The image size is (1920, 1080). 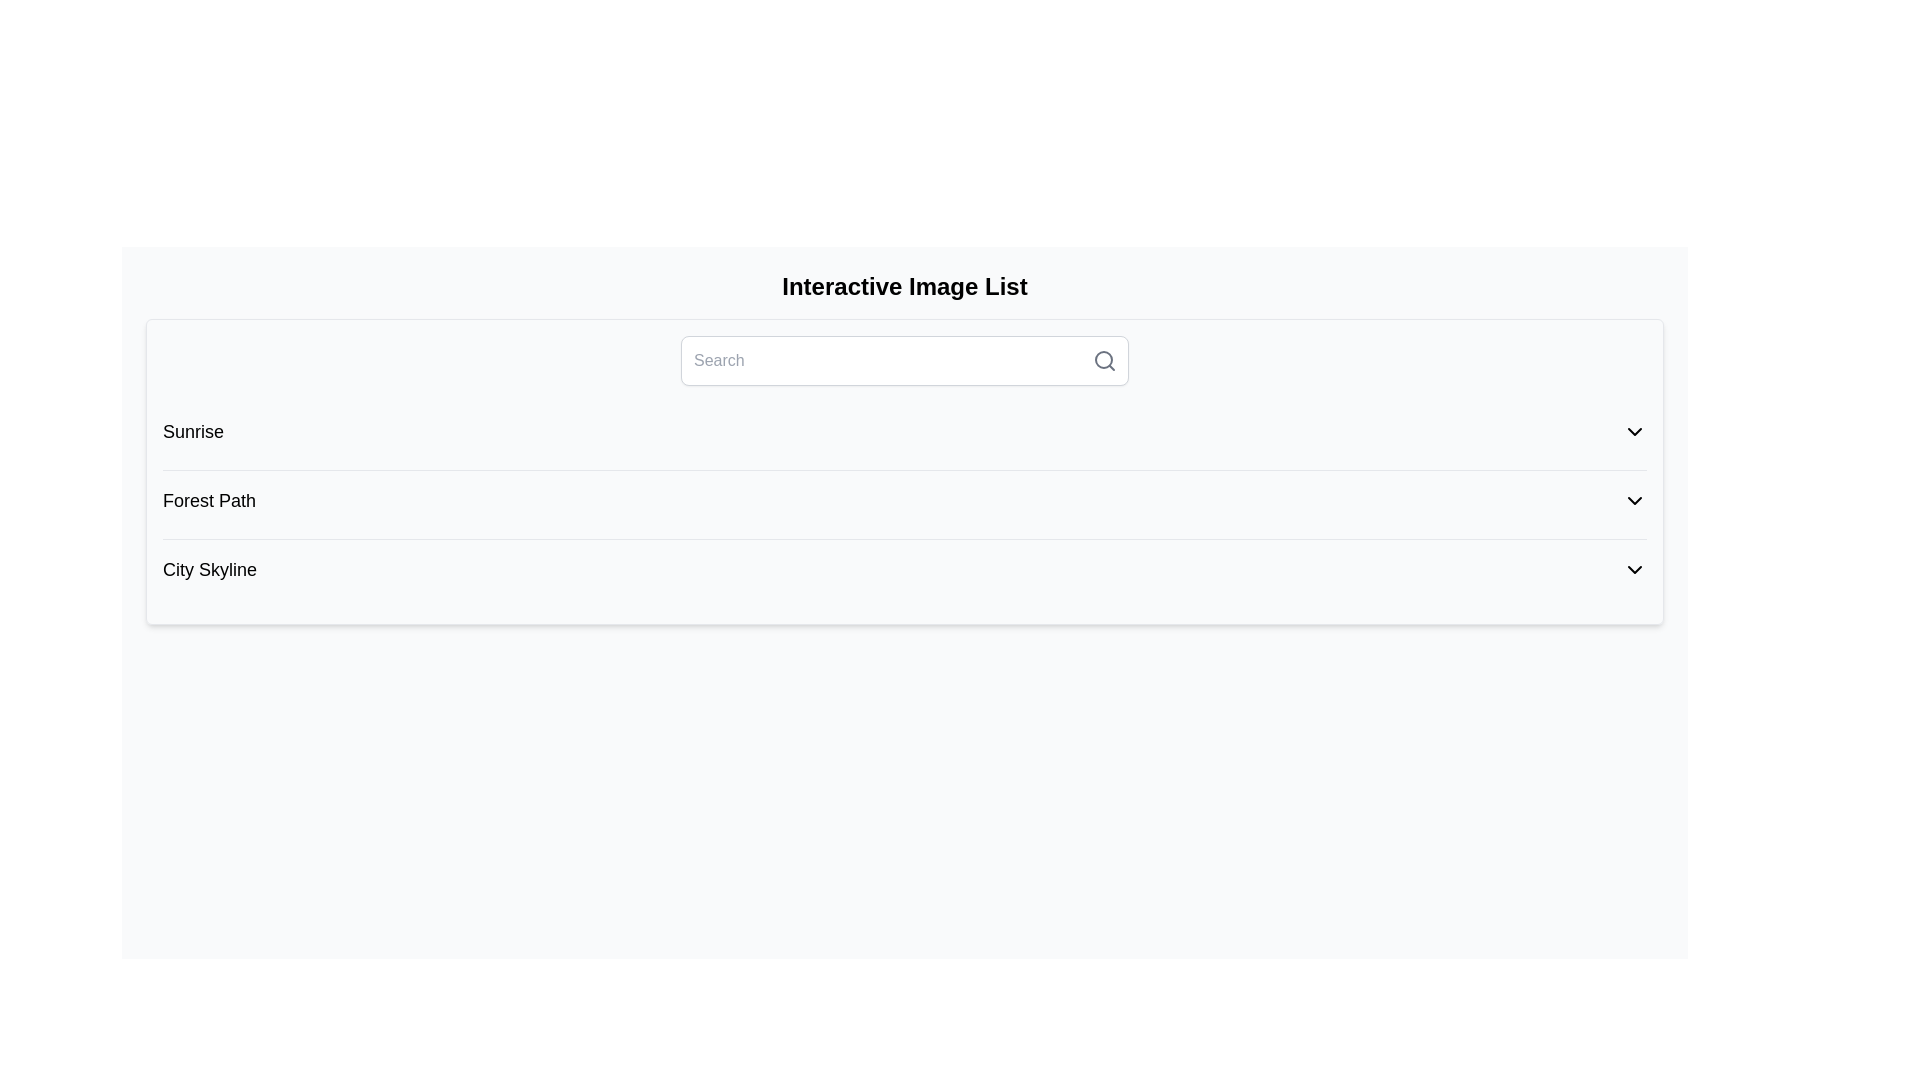 What do you see at coordinates (195, 493) in the screenshot?
I see `the static label that serves as a category tag, positioned to the left of the 'Sunrise' label` at bounding box center [195, 493].